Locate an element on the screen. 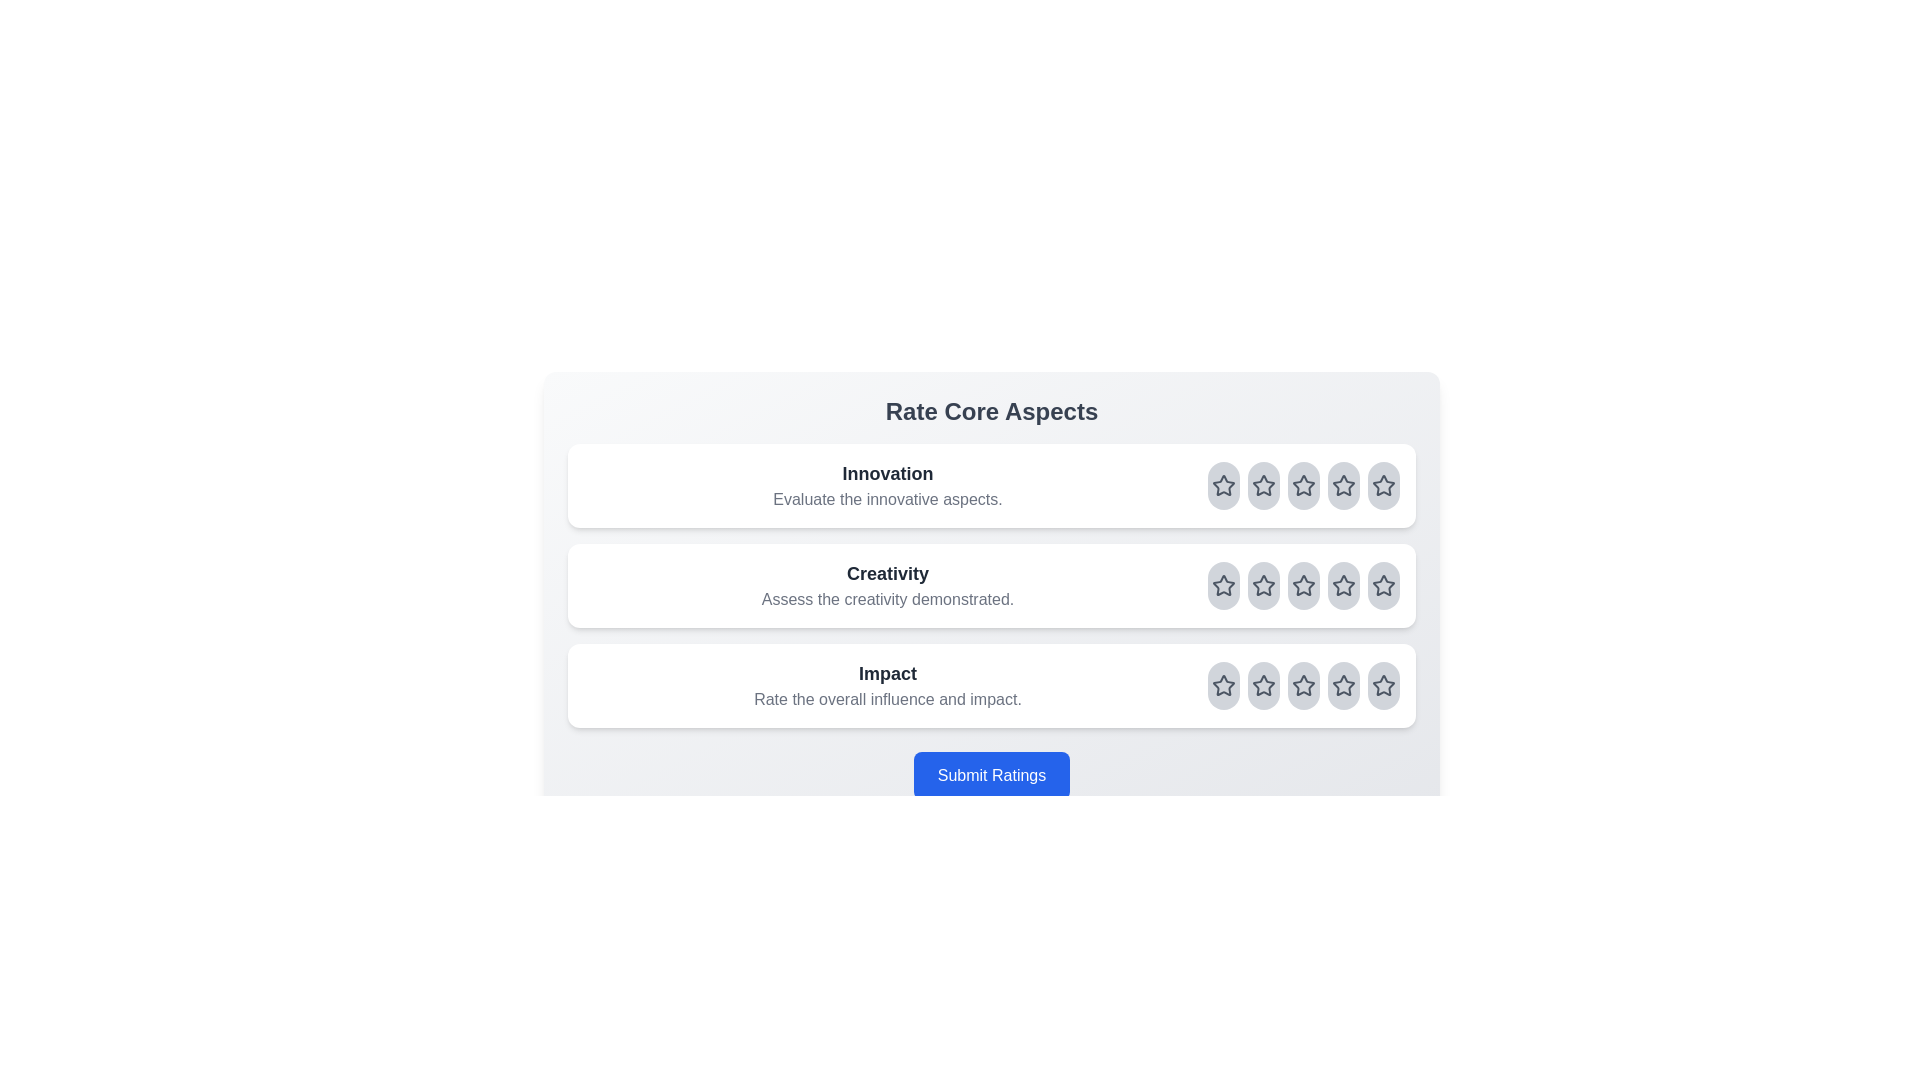 The height and width of the screenshot is (1080, 1920). the rating for the aspect Impact to 1 stars by clicking on the corresponding star is located at coordinates (1223, 685).